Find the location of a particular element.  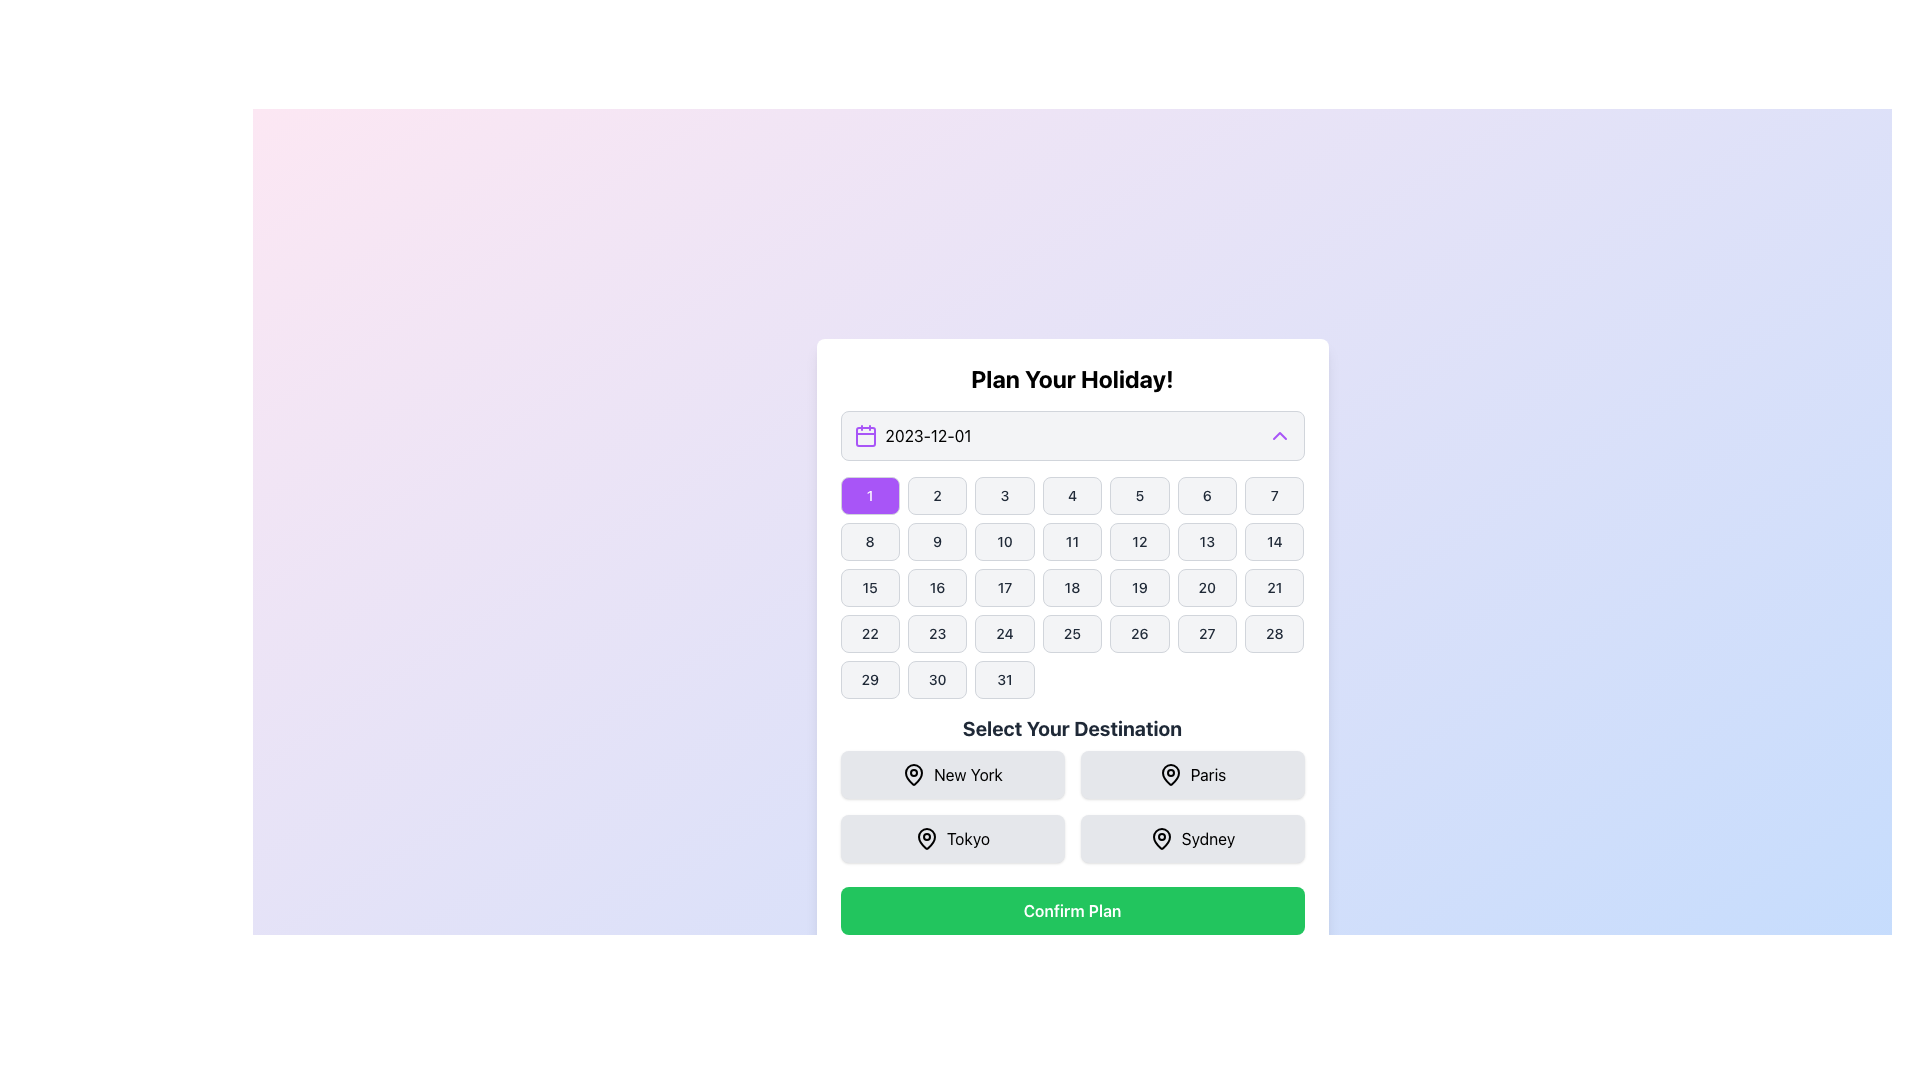

the calendar date button labeled '11' is located at coordinates (1071, 542).